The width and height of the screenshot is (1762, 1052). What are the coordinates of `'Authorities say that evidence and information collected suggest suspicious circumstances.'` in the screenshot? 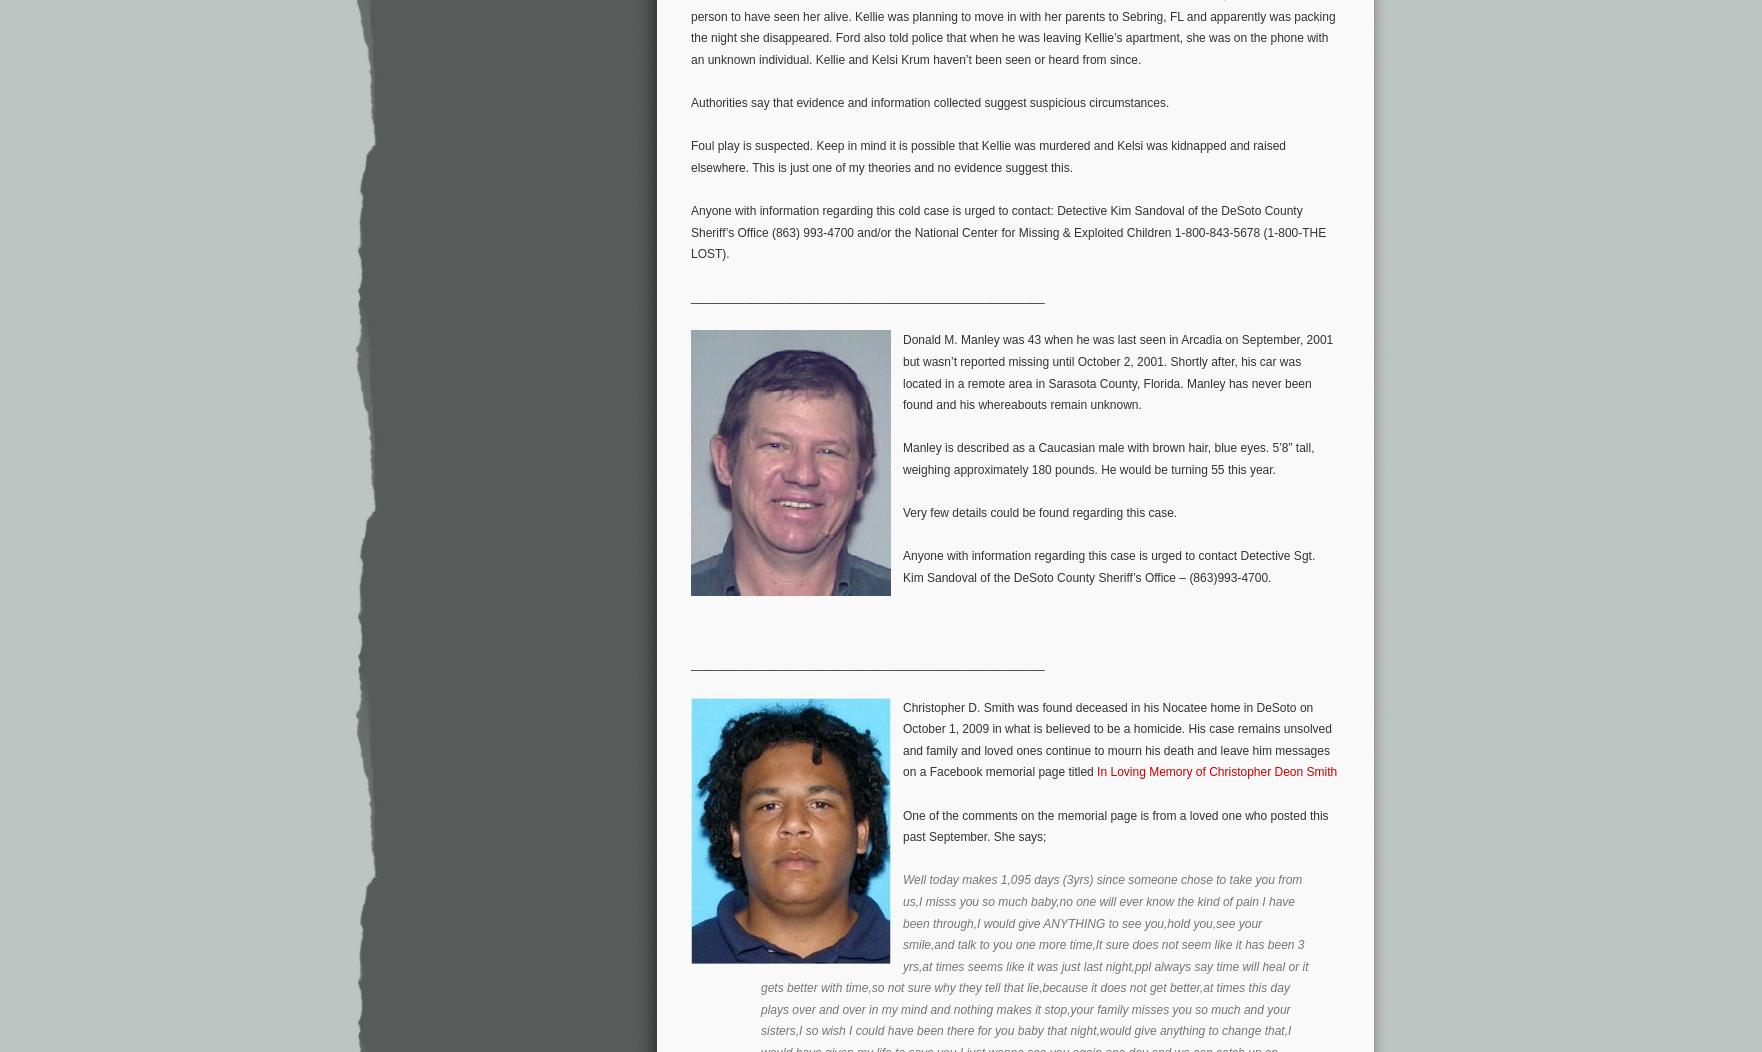 It's located at (690, 102).